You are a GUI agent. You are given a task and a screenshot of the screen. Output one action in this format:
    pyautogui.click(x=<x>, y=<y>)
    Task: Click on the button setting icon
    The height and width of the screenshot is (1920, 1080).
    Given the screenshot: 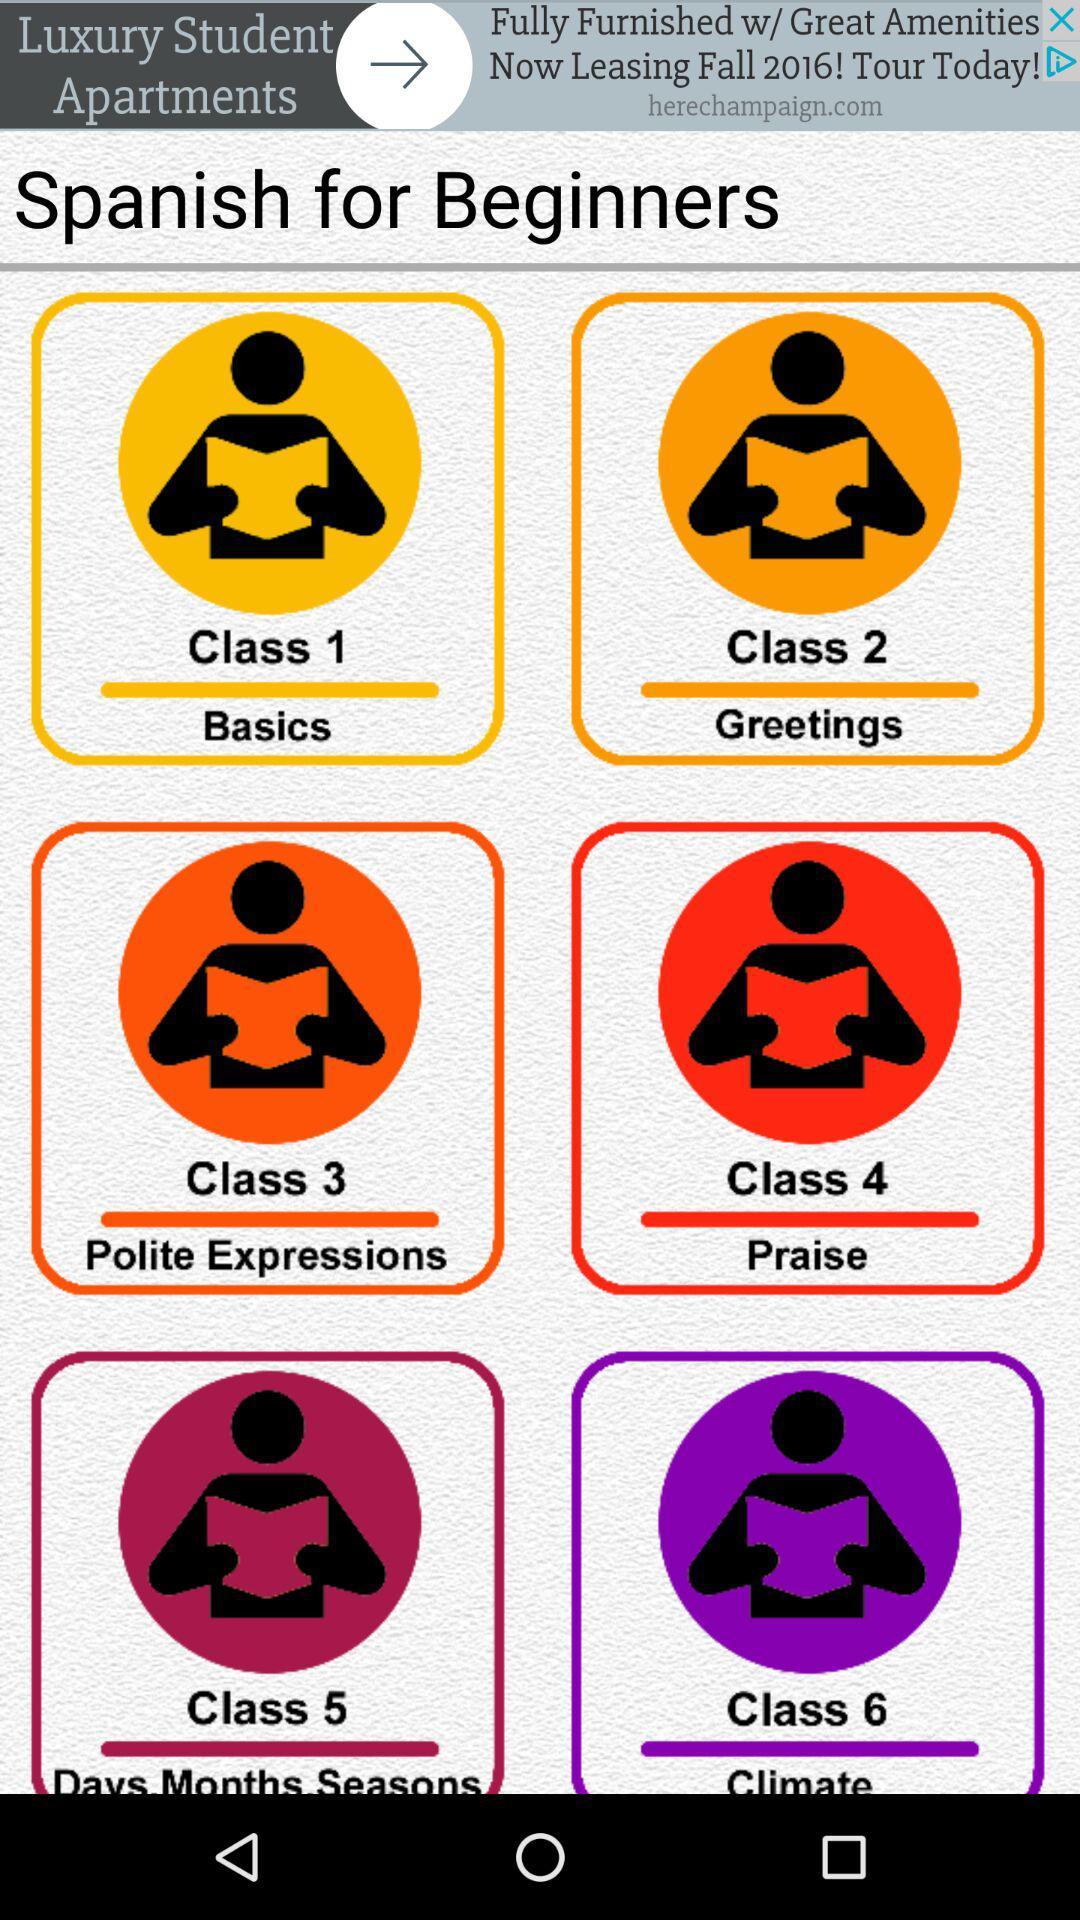 What is the action you would take?
    pyautogui.click(x=810, y=1561)
    